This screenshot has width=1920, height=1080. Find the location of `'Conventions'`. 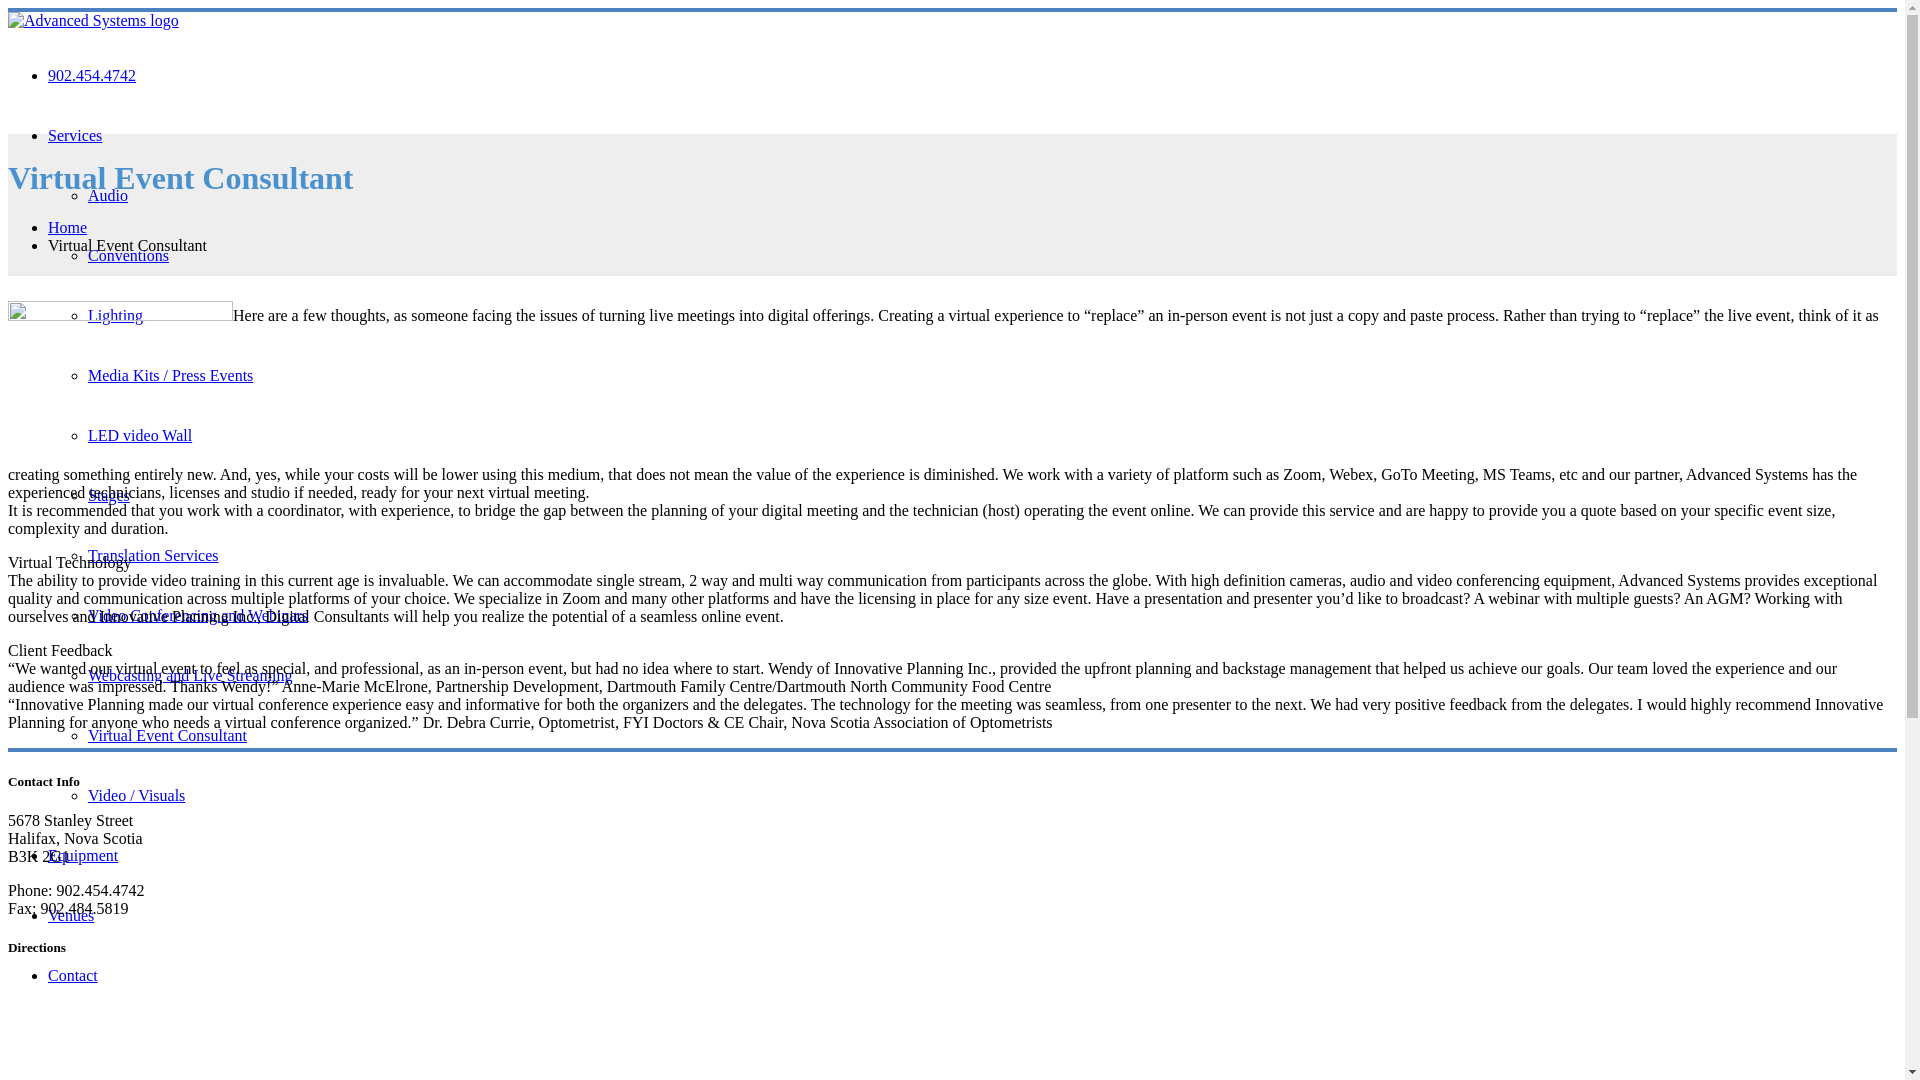

'Conventions' is located at coordinates (127, 254).